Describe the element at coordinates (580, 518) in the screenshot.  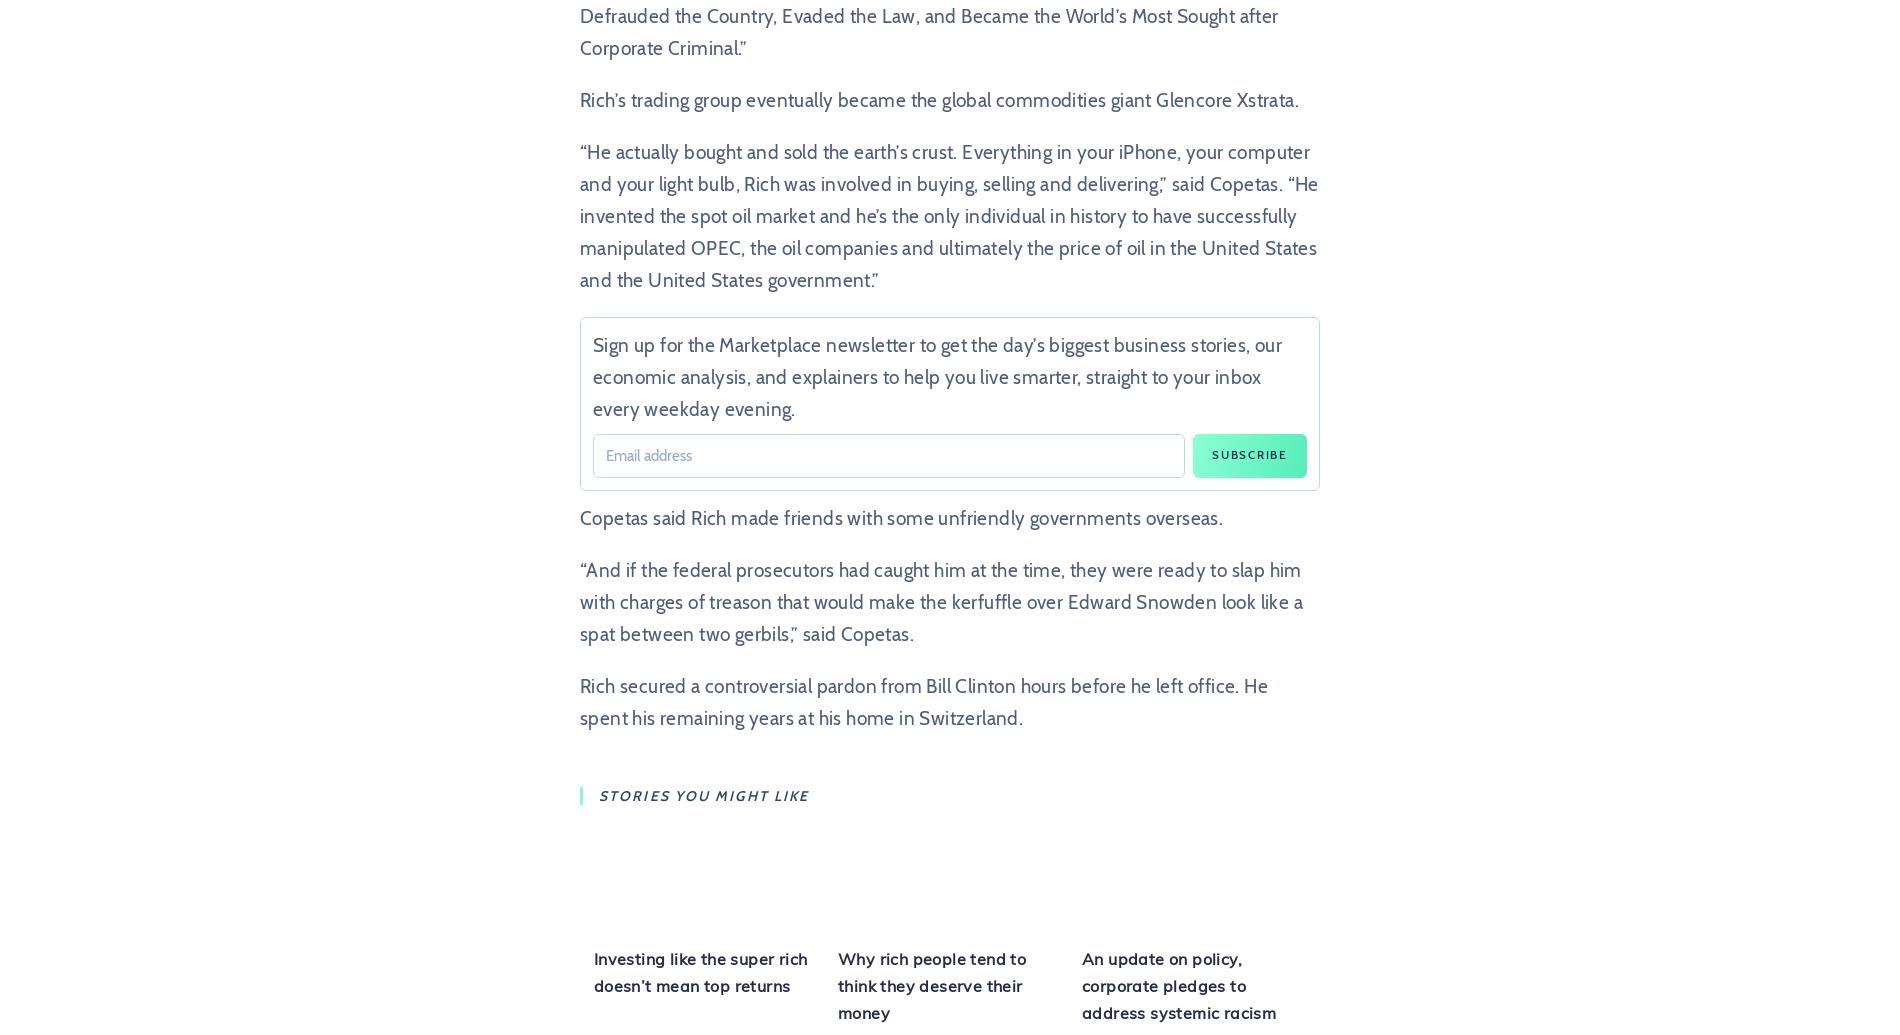
I see `'Copetas said Rich made friends with some unfriendly governments overseas.'` at that location.